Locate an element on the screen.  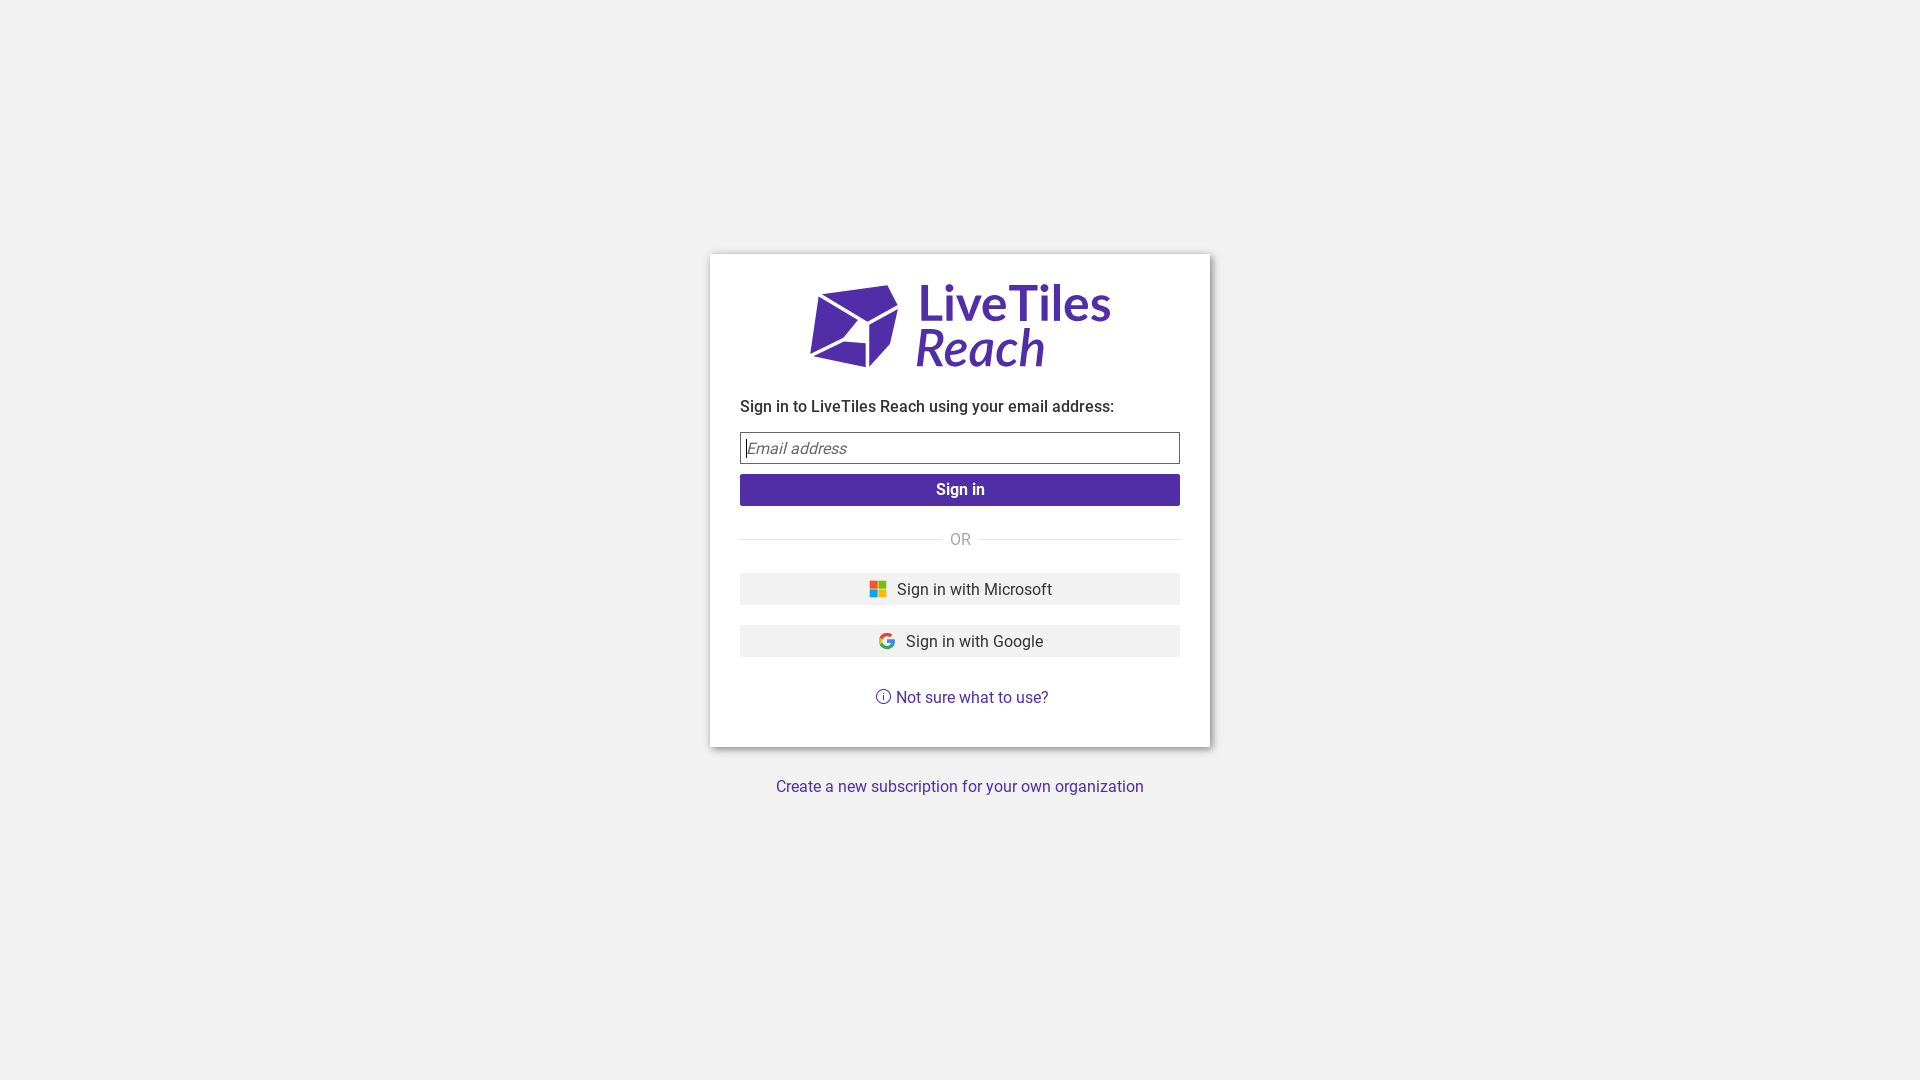
'Sign in' is located at coordinates (960, 489).